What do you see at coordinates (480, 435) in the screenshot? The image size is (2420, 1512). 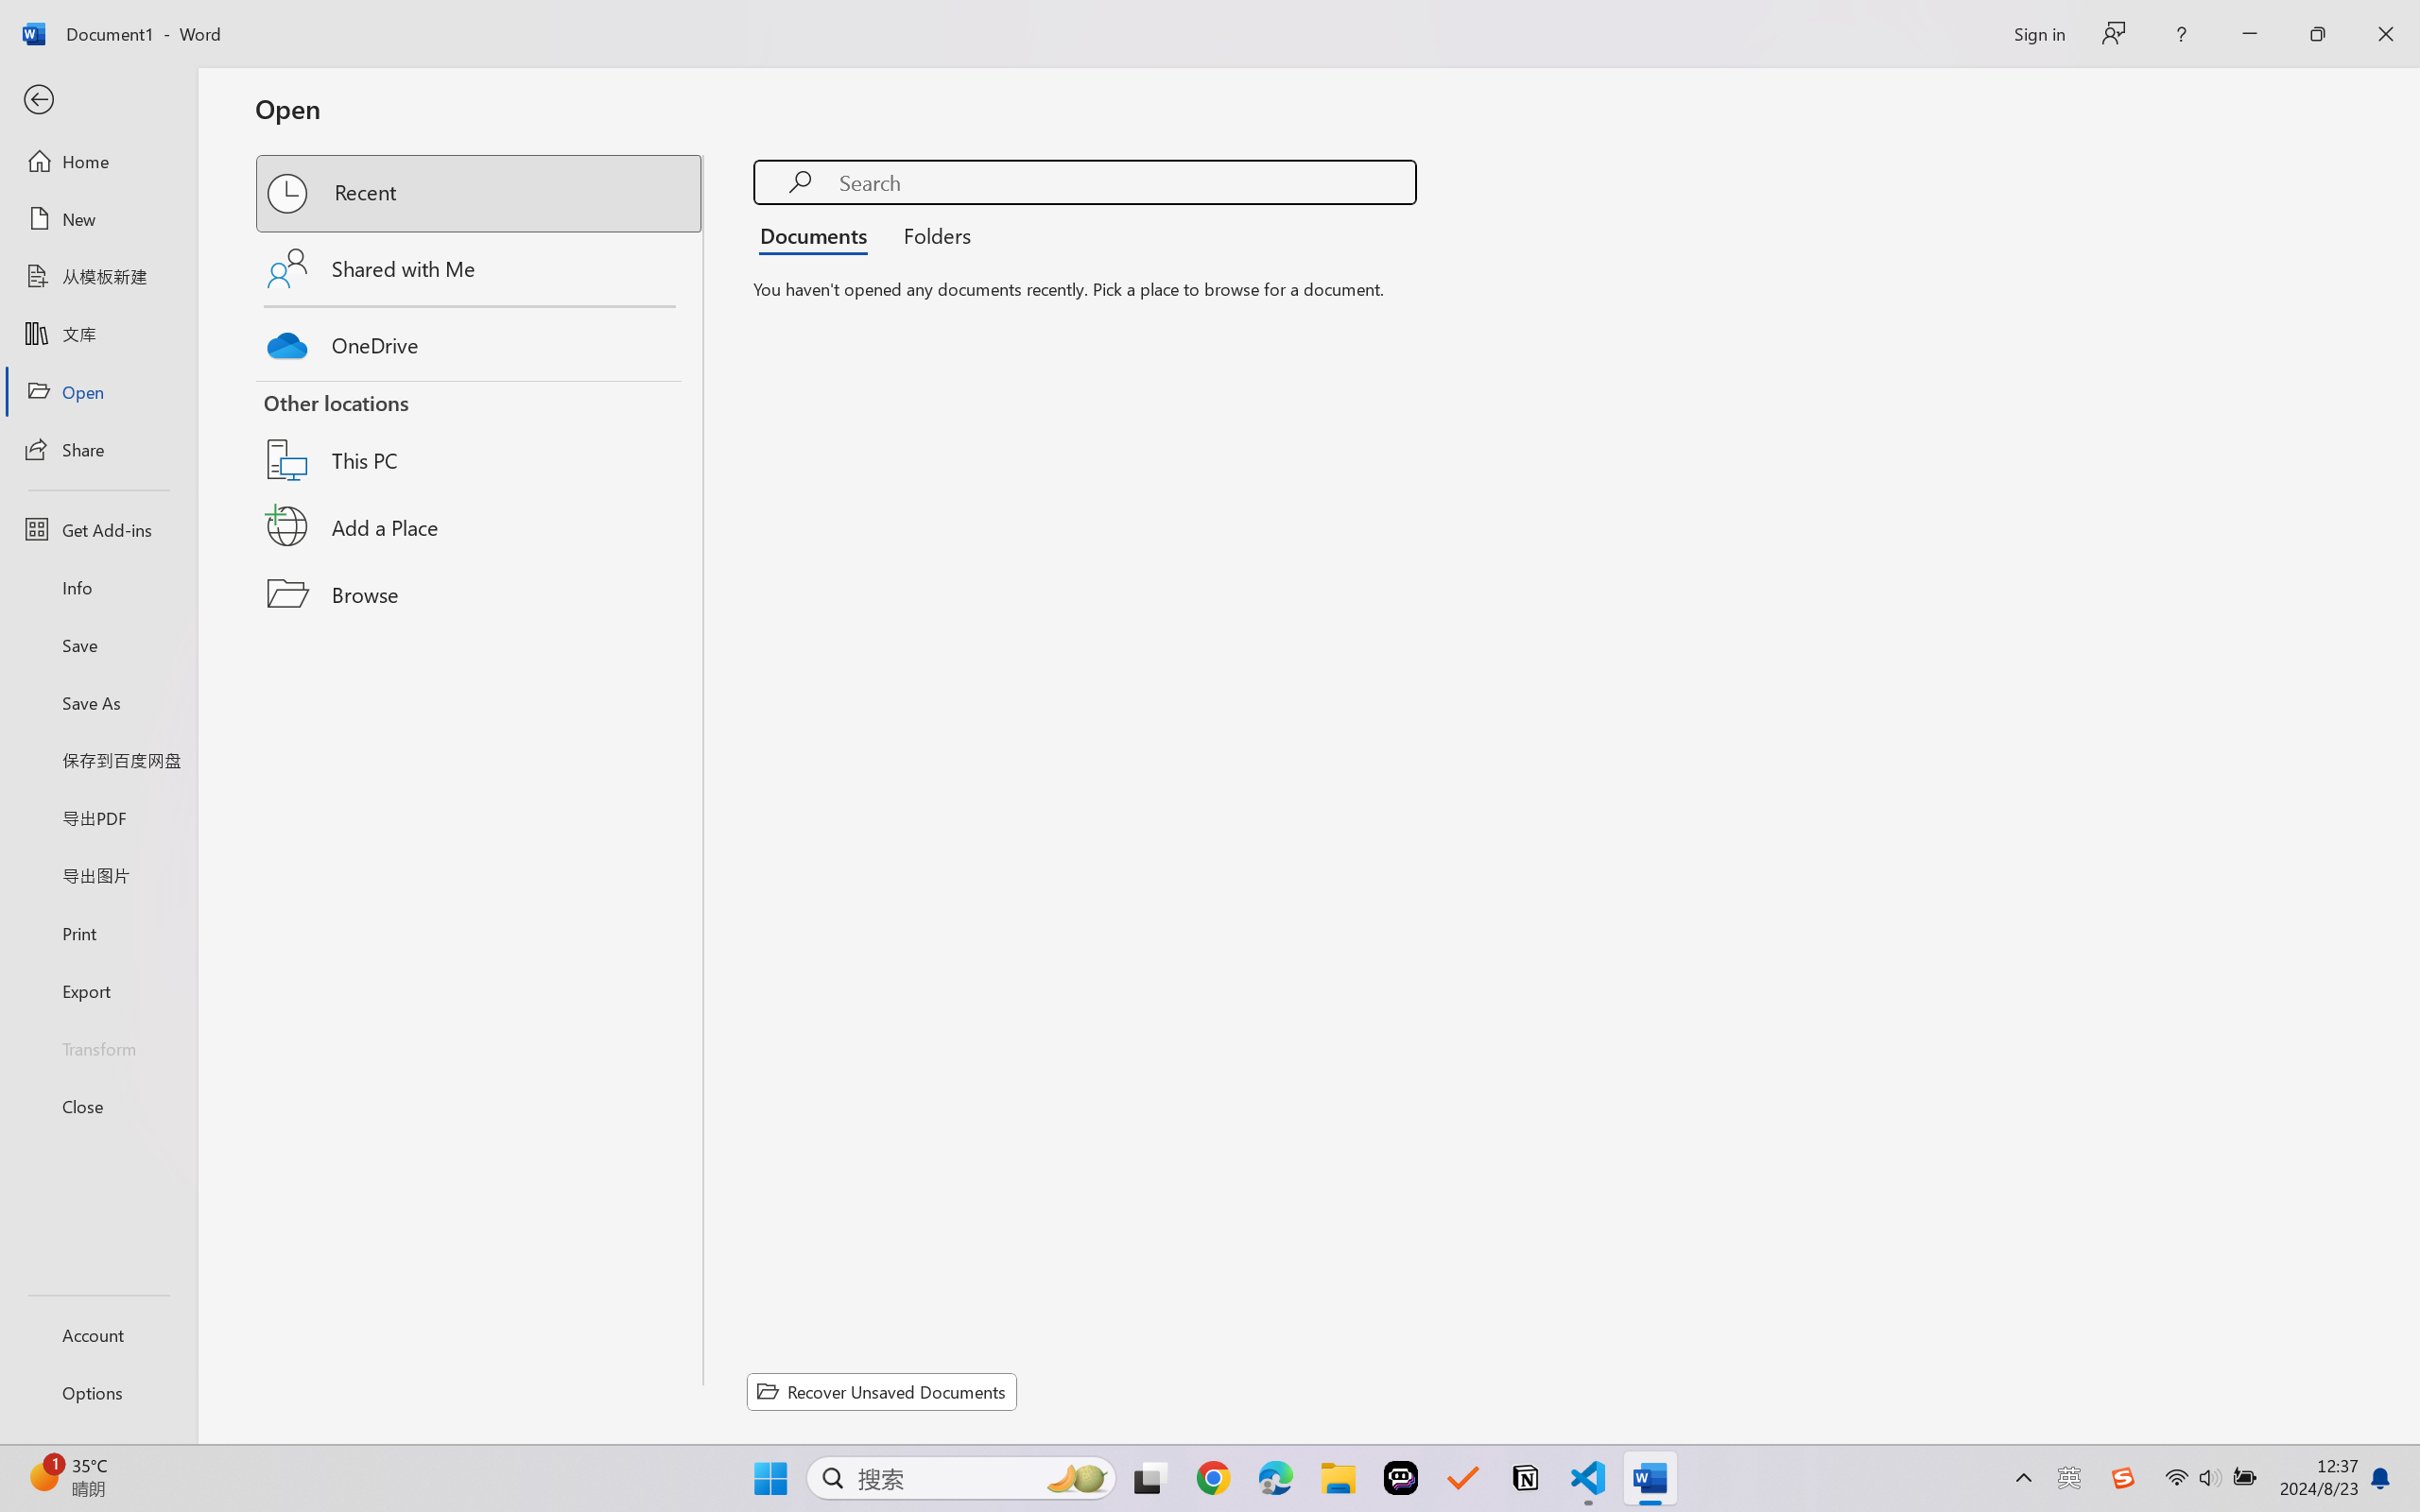 I see `'This PC'` at bounding box center [480, 435].